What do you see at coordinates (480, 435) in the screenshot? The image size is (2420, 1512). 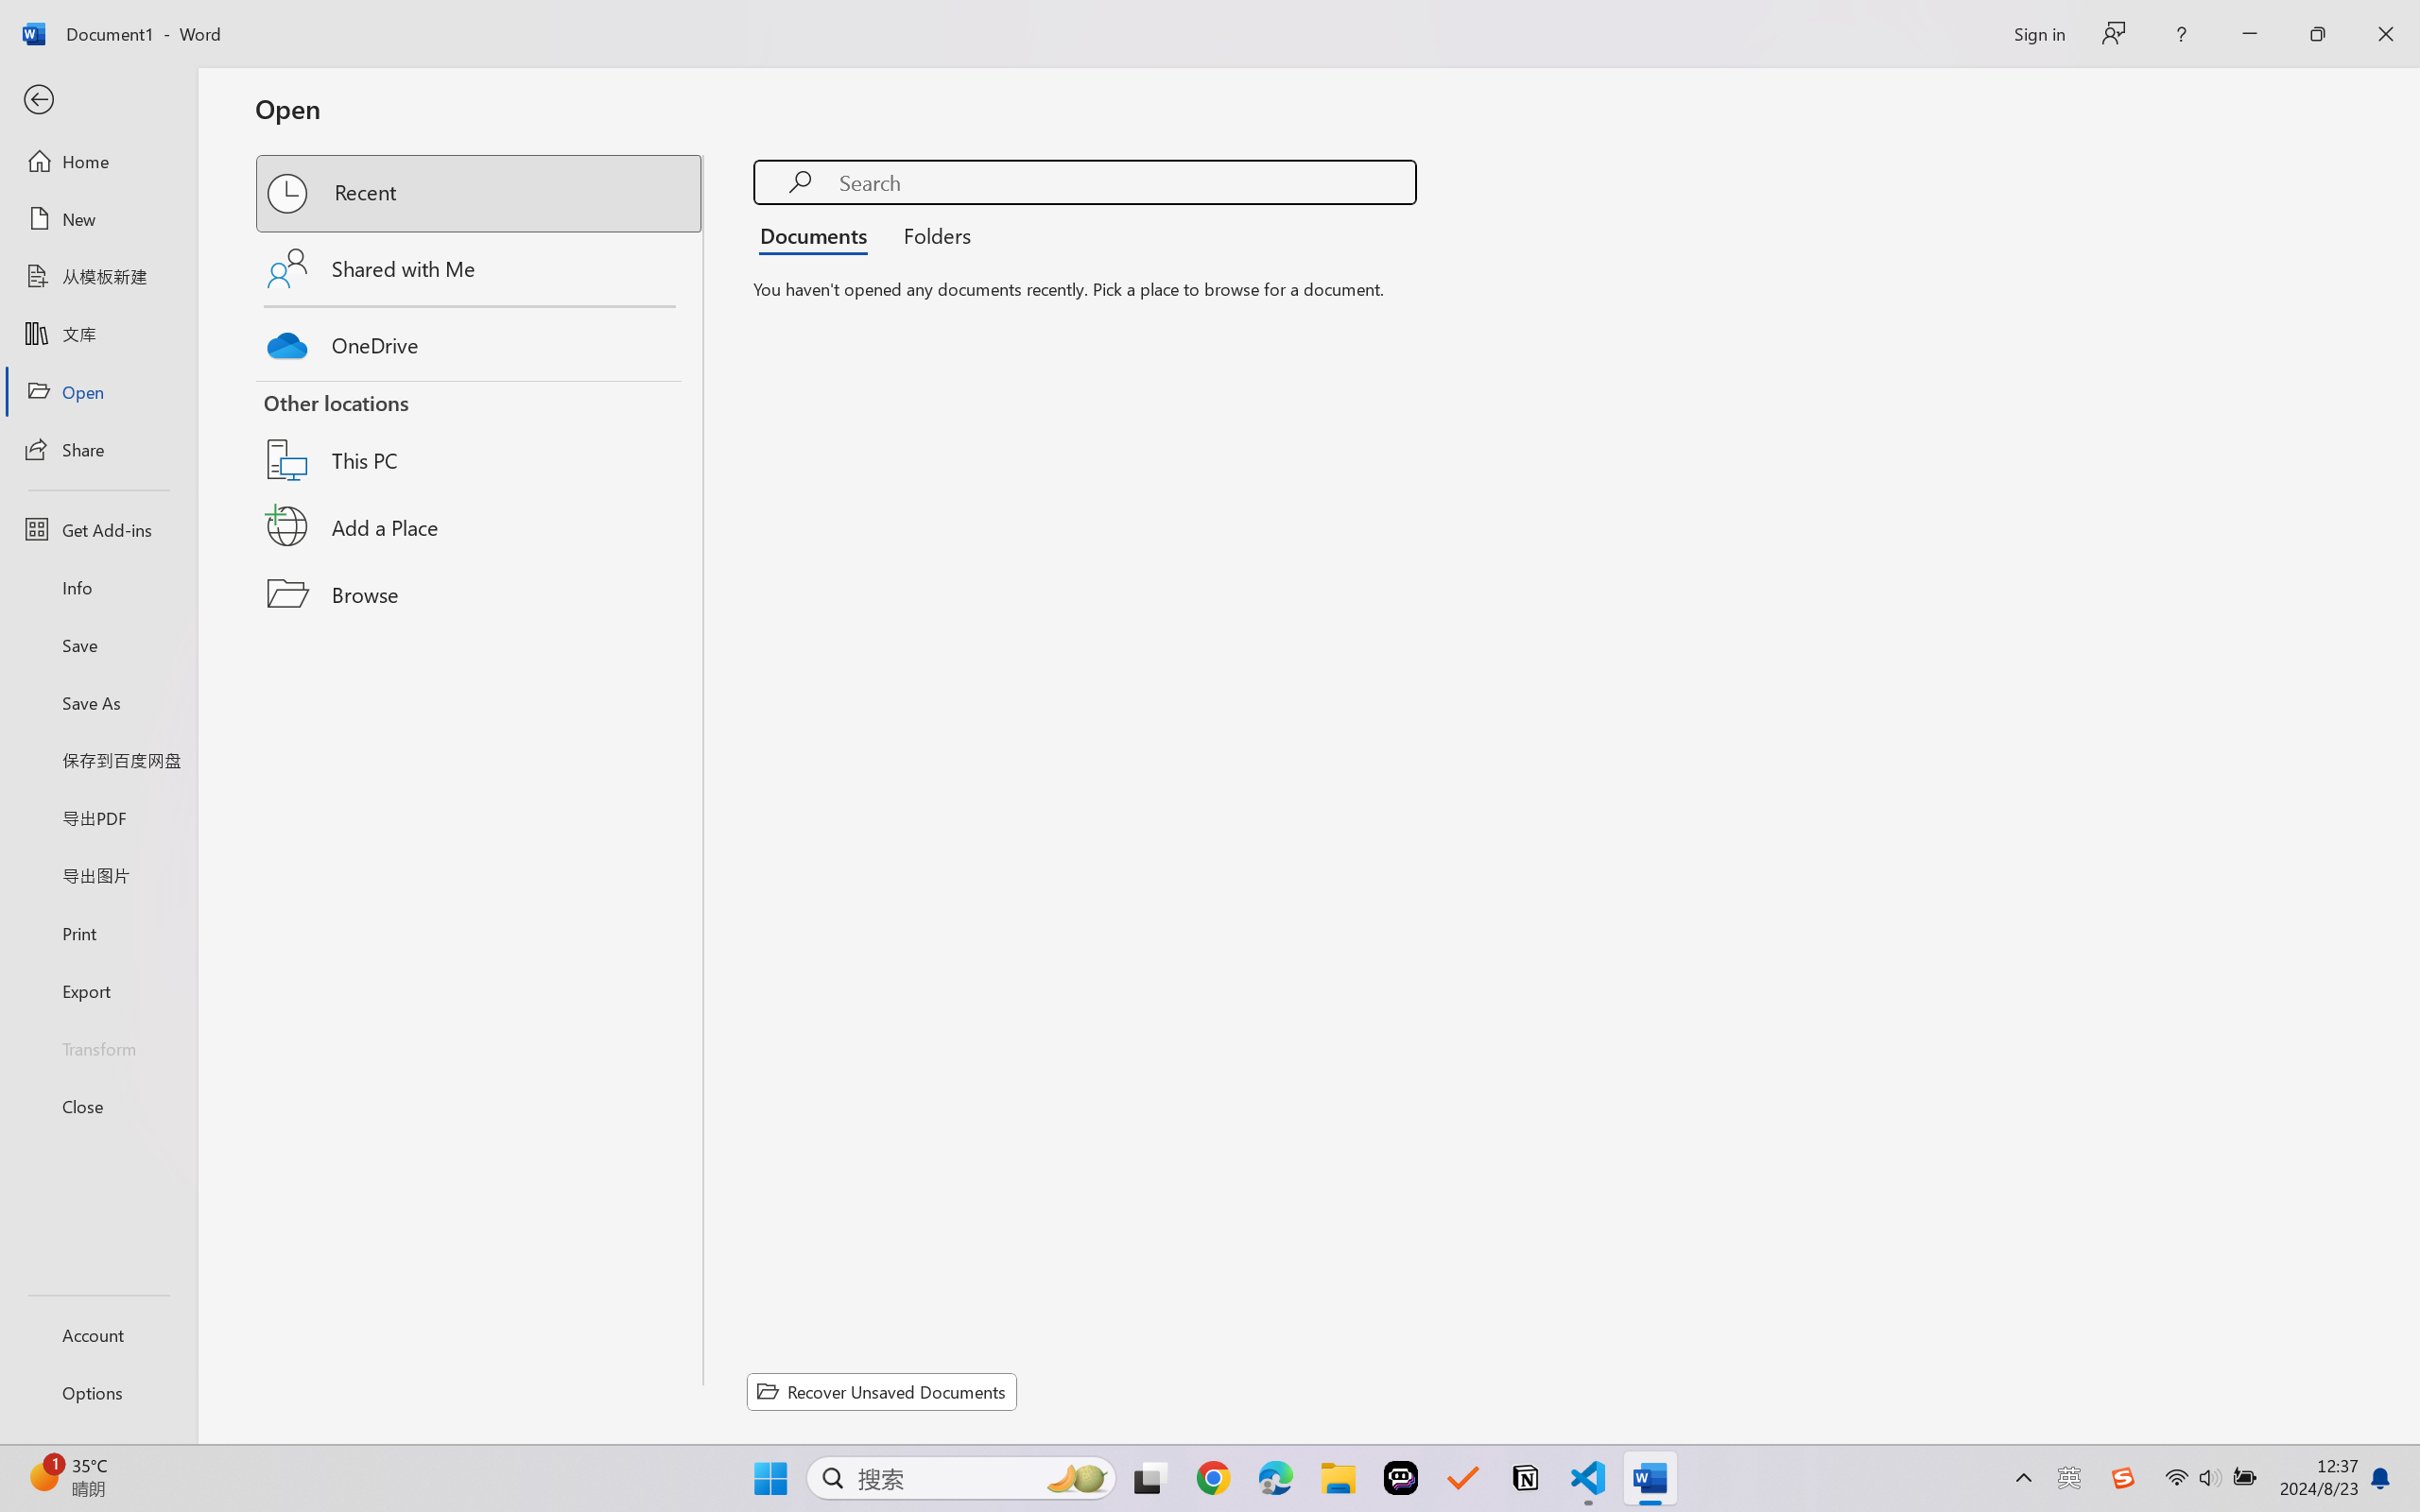 I see `'This PC'` at bounding box center [480, 435].